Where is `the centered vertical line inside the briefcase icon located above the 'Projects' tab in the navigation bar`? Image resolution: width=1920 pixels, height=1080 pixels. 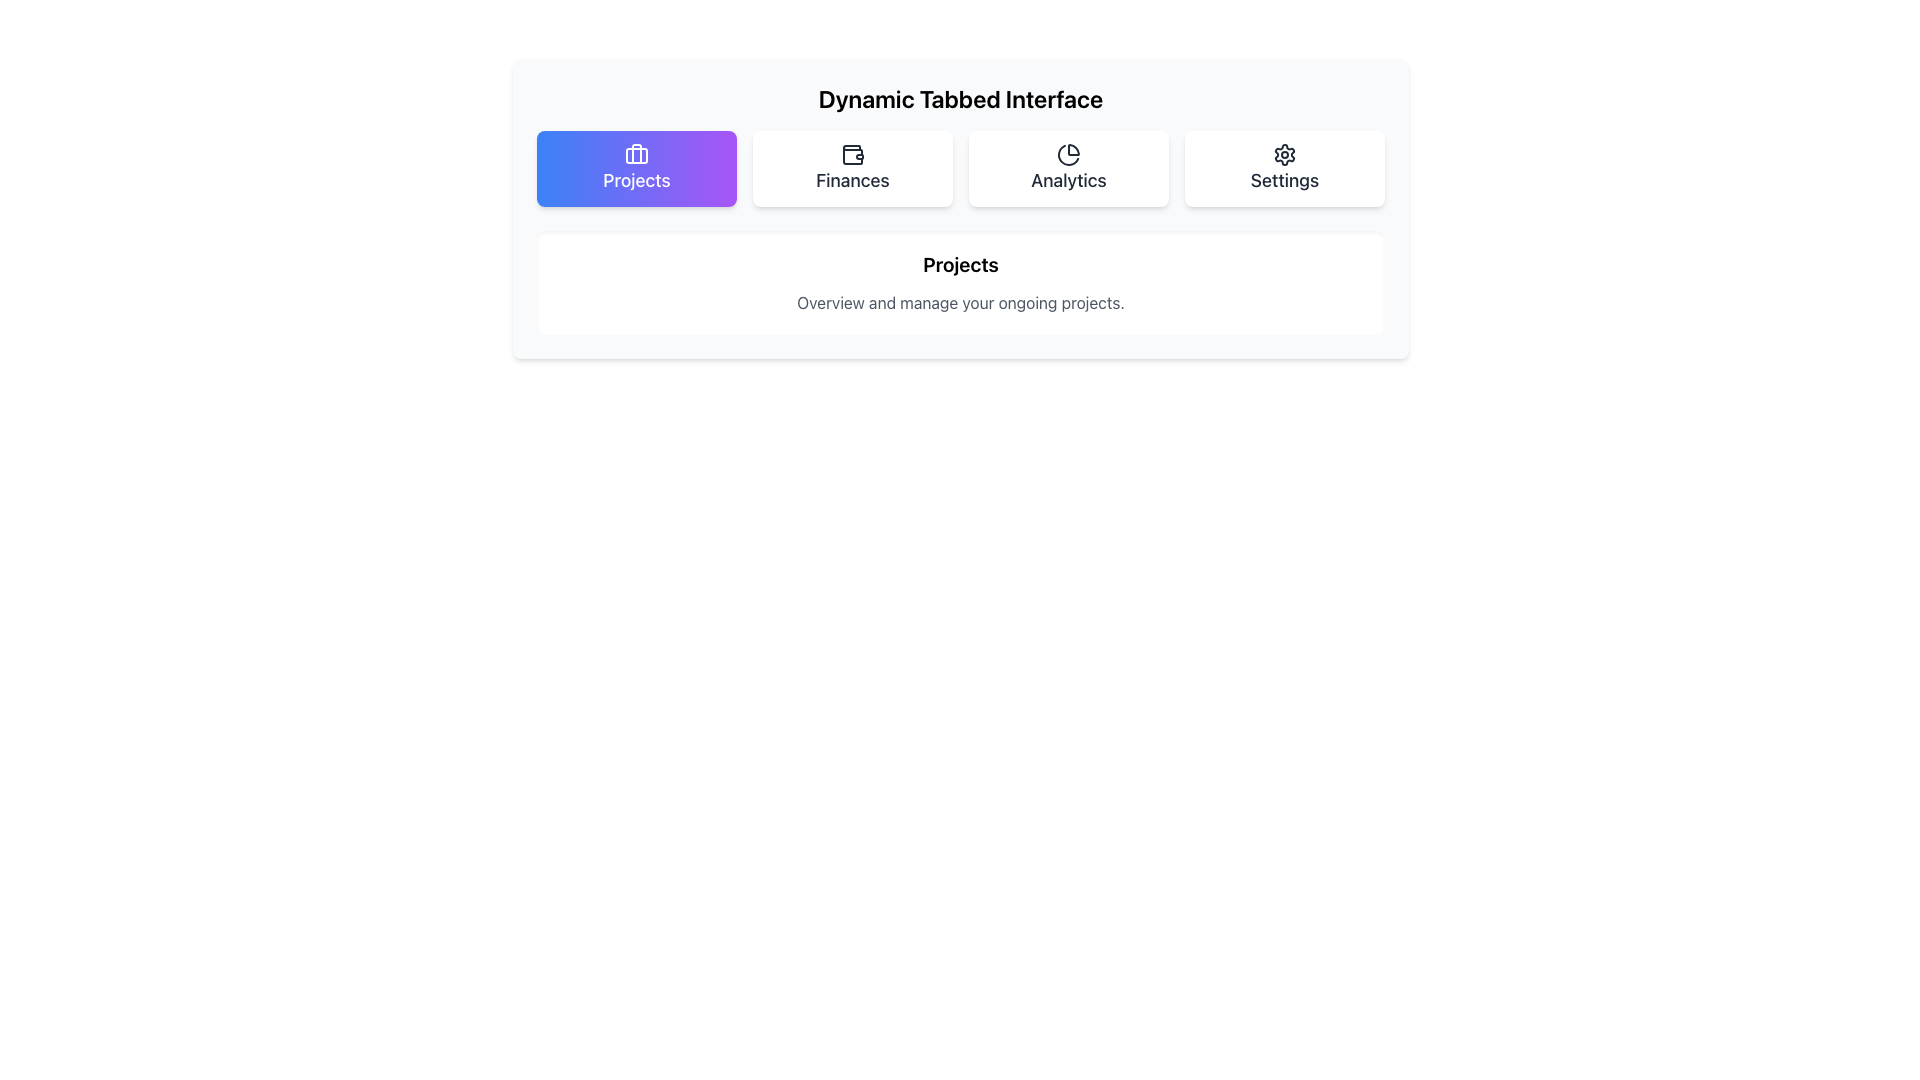 the centered vertical line inside the briefcase icon located above the 'Projects' tab in the navigation bar is located at coordinates (636, 153).